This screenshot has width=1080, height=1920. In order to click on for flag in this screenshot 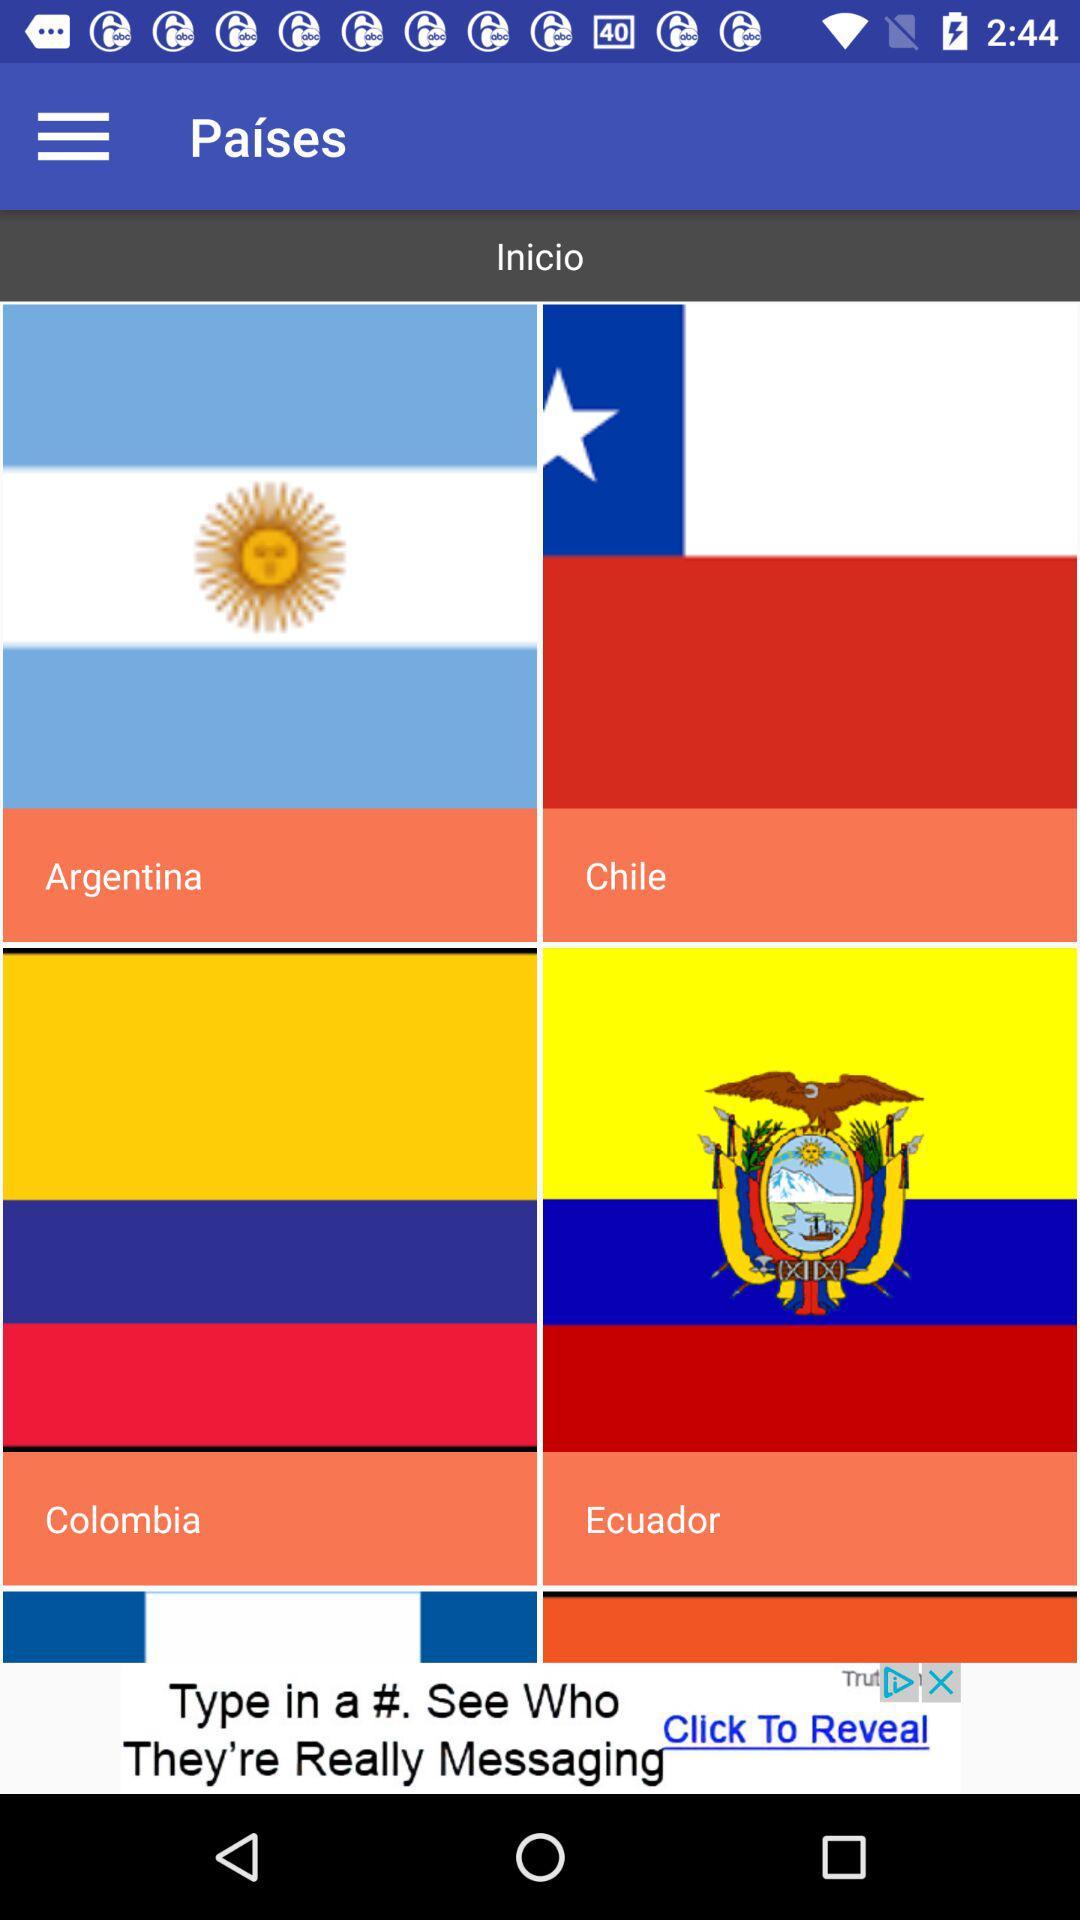, I will do `click(270, 556)`.